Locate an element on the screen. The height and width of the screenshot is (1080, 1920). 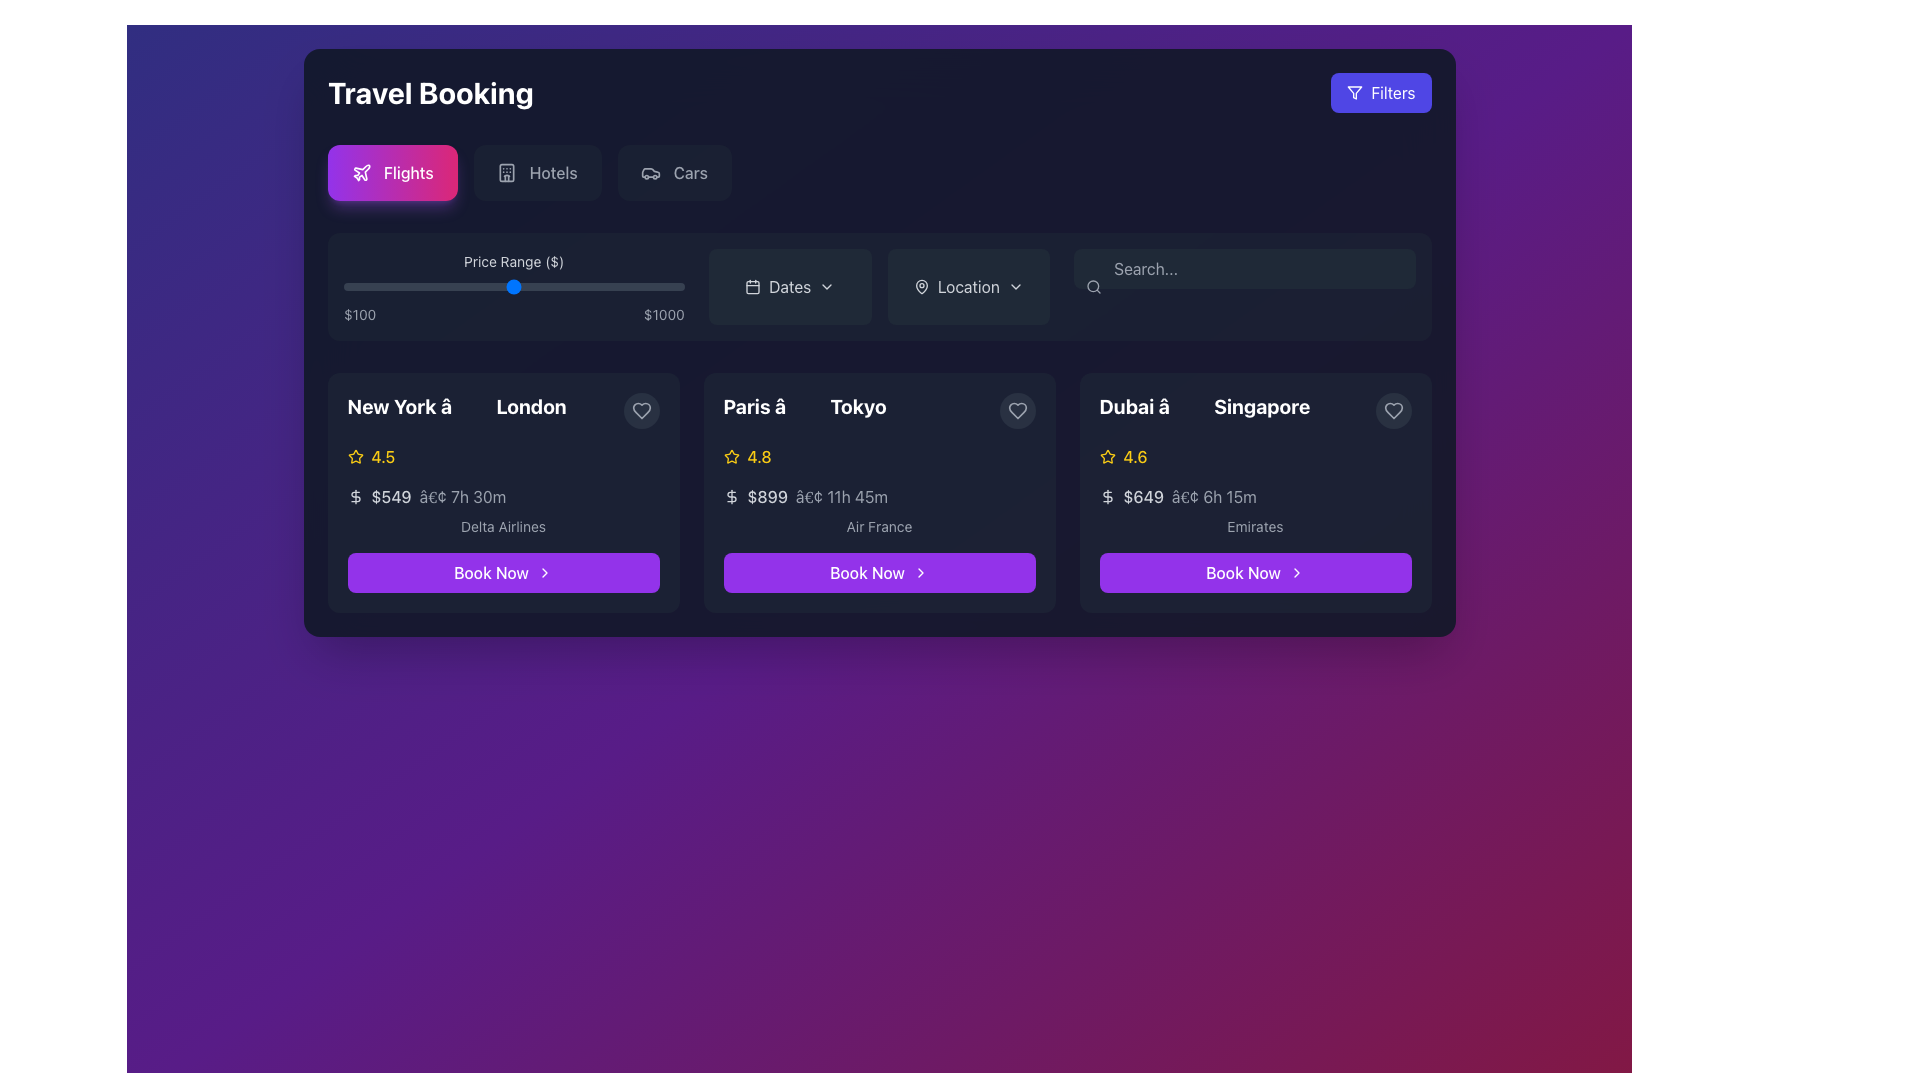
the text label within the booking button for the travel itinerary from Dubai is located at coordinates (1242, 573).